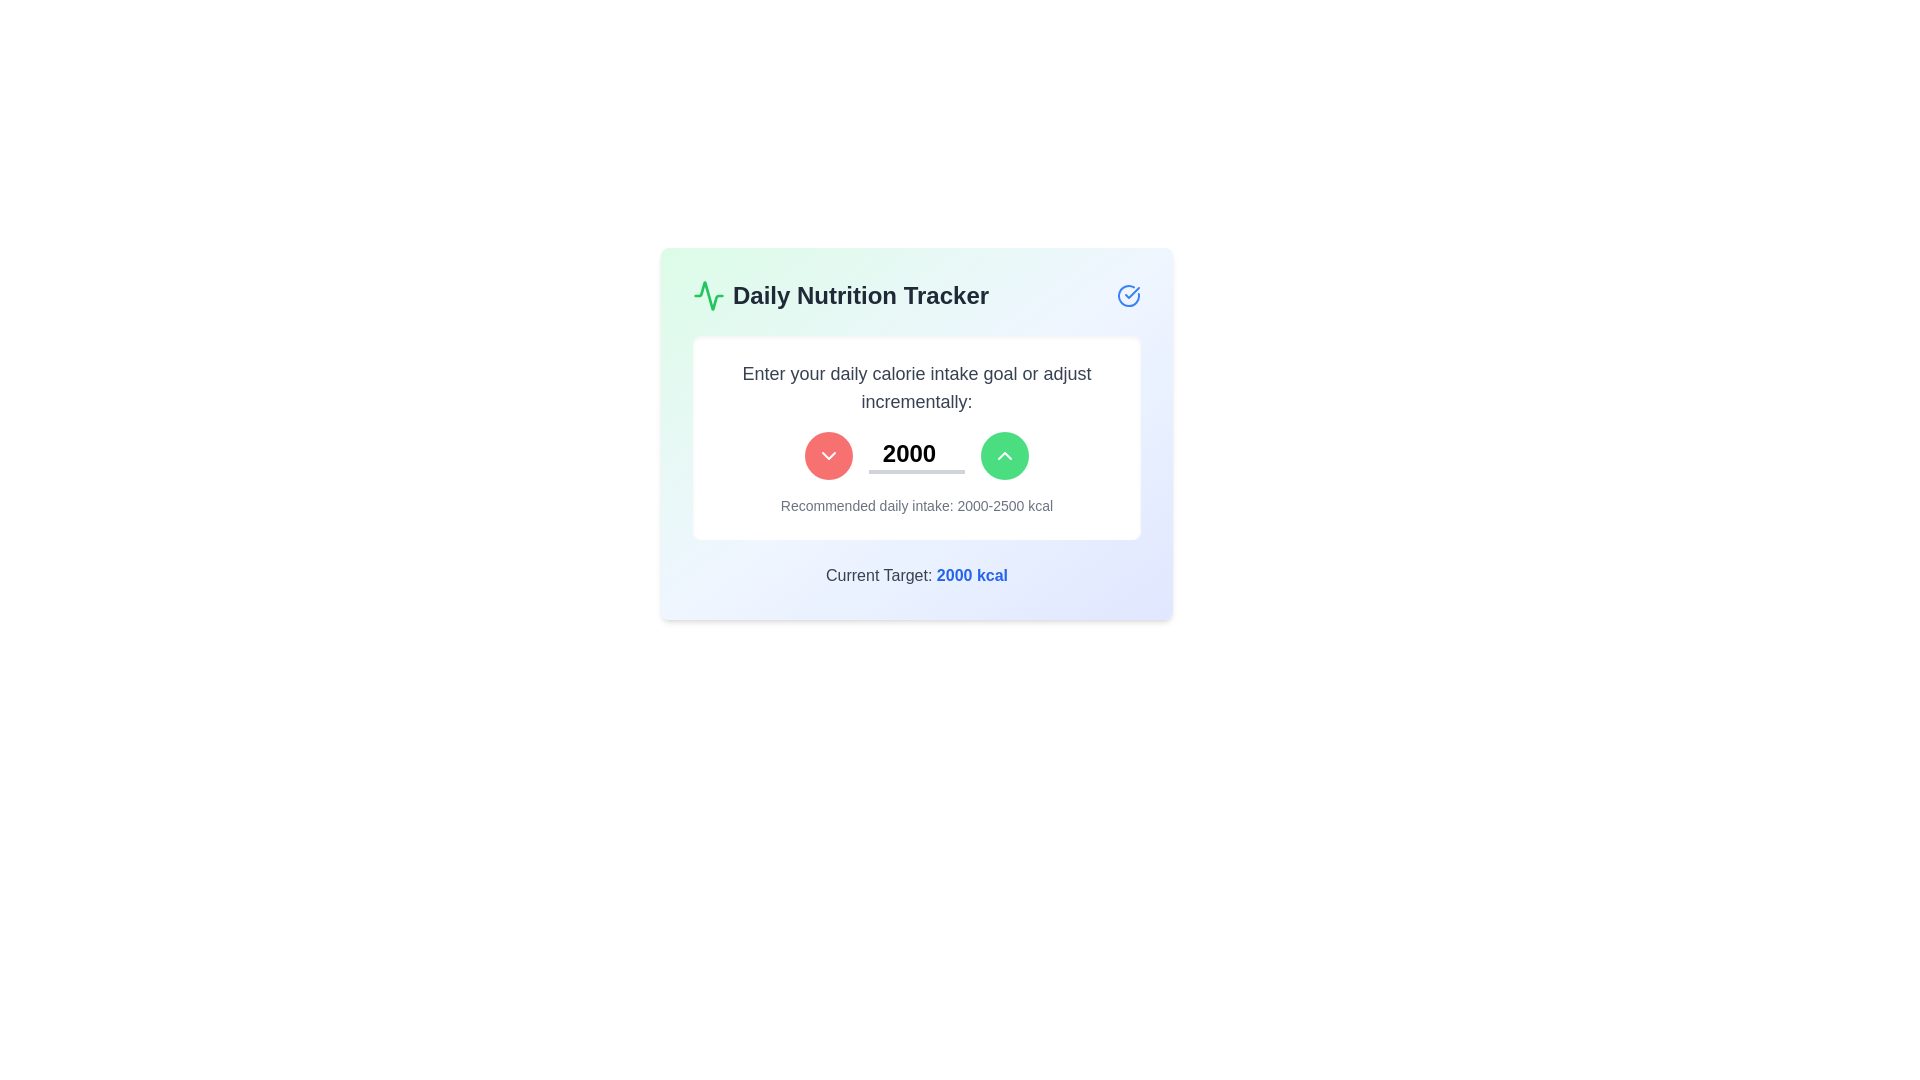  What do you see at coordinates (972, 575) in the screenshot?
I see `the text element displaying '2000 kcal' in bold blue font, located in the lower right section of the card component` at bounding box center [972, 575].